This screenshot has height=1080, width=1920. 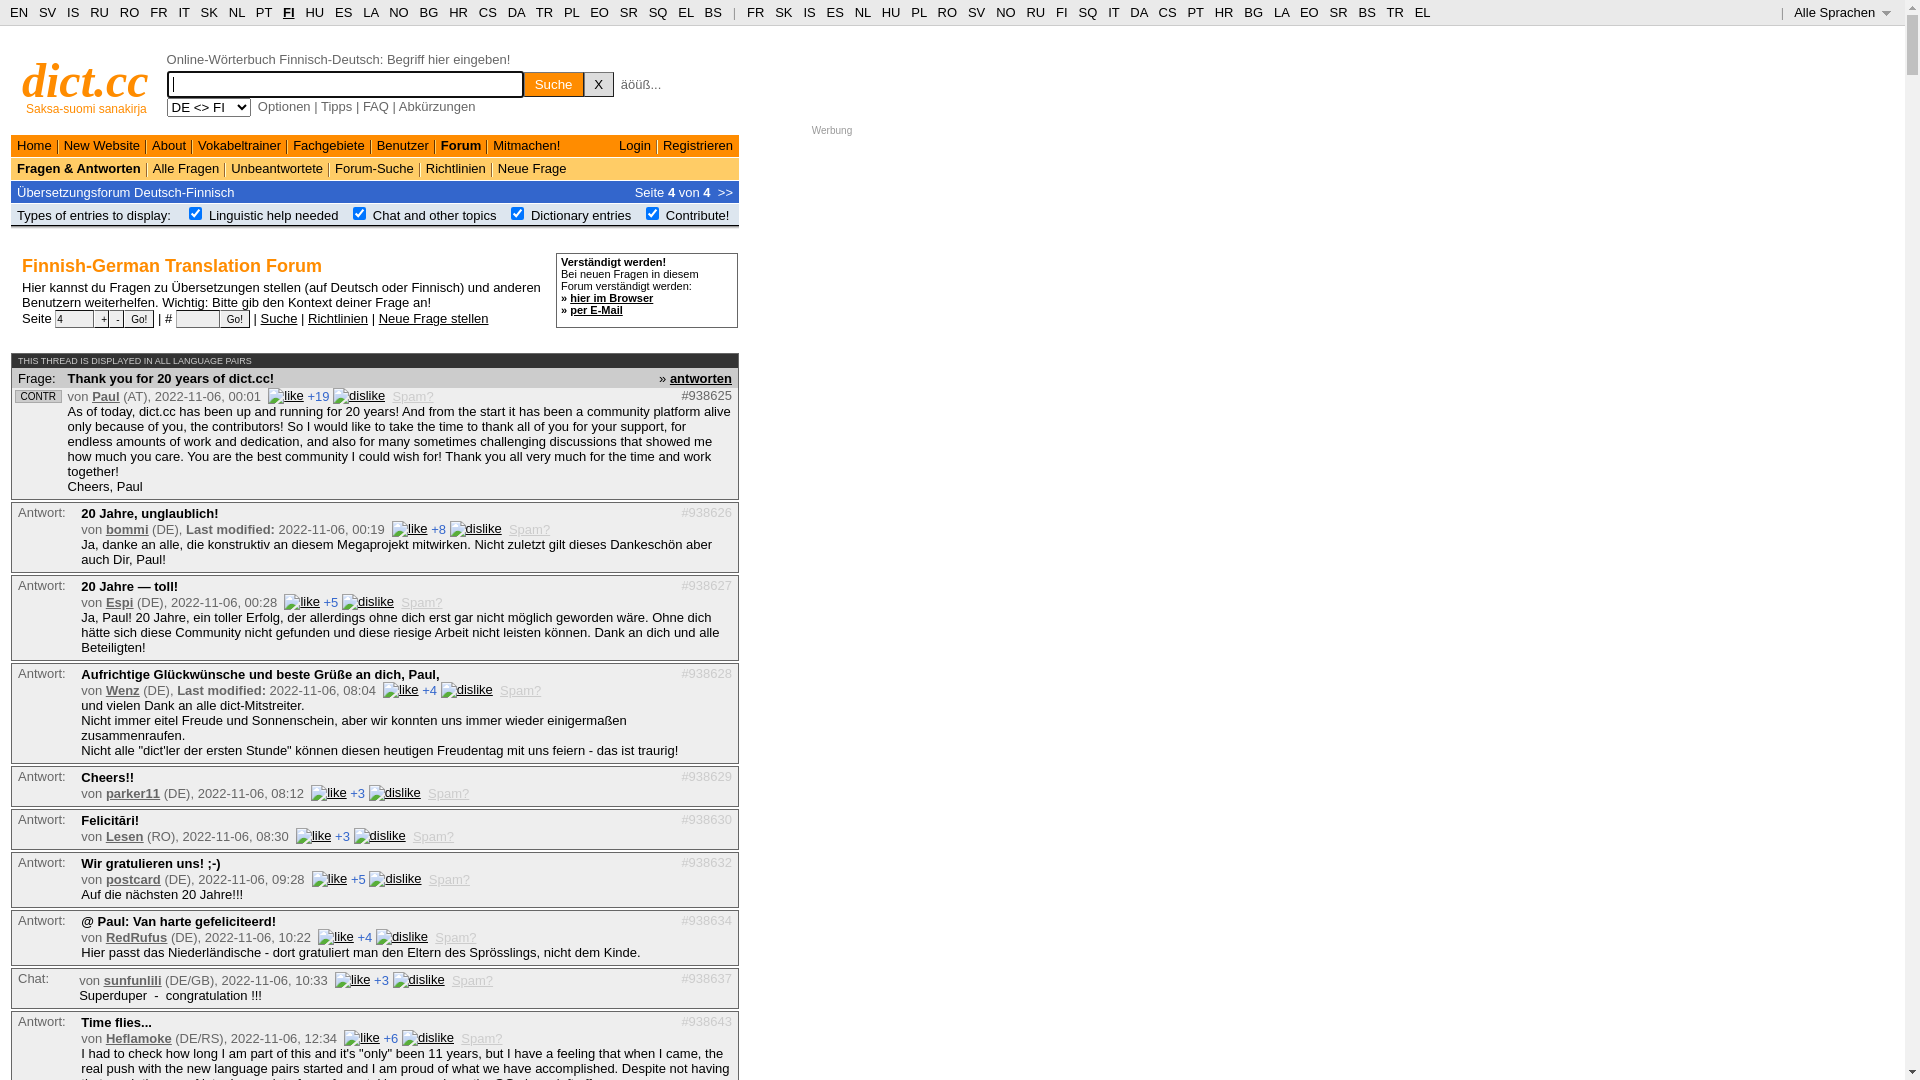 What do you see at coordinates (706, 860) in the screenshot?
I see `'#938632'` at bounding box center [706, 860].